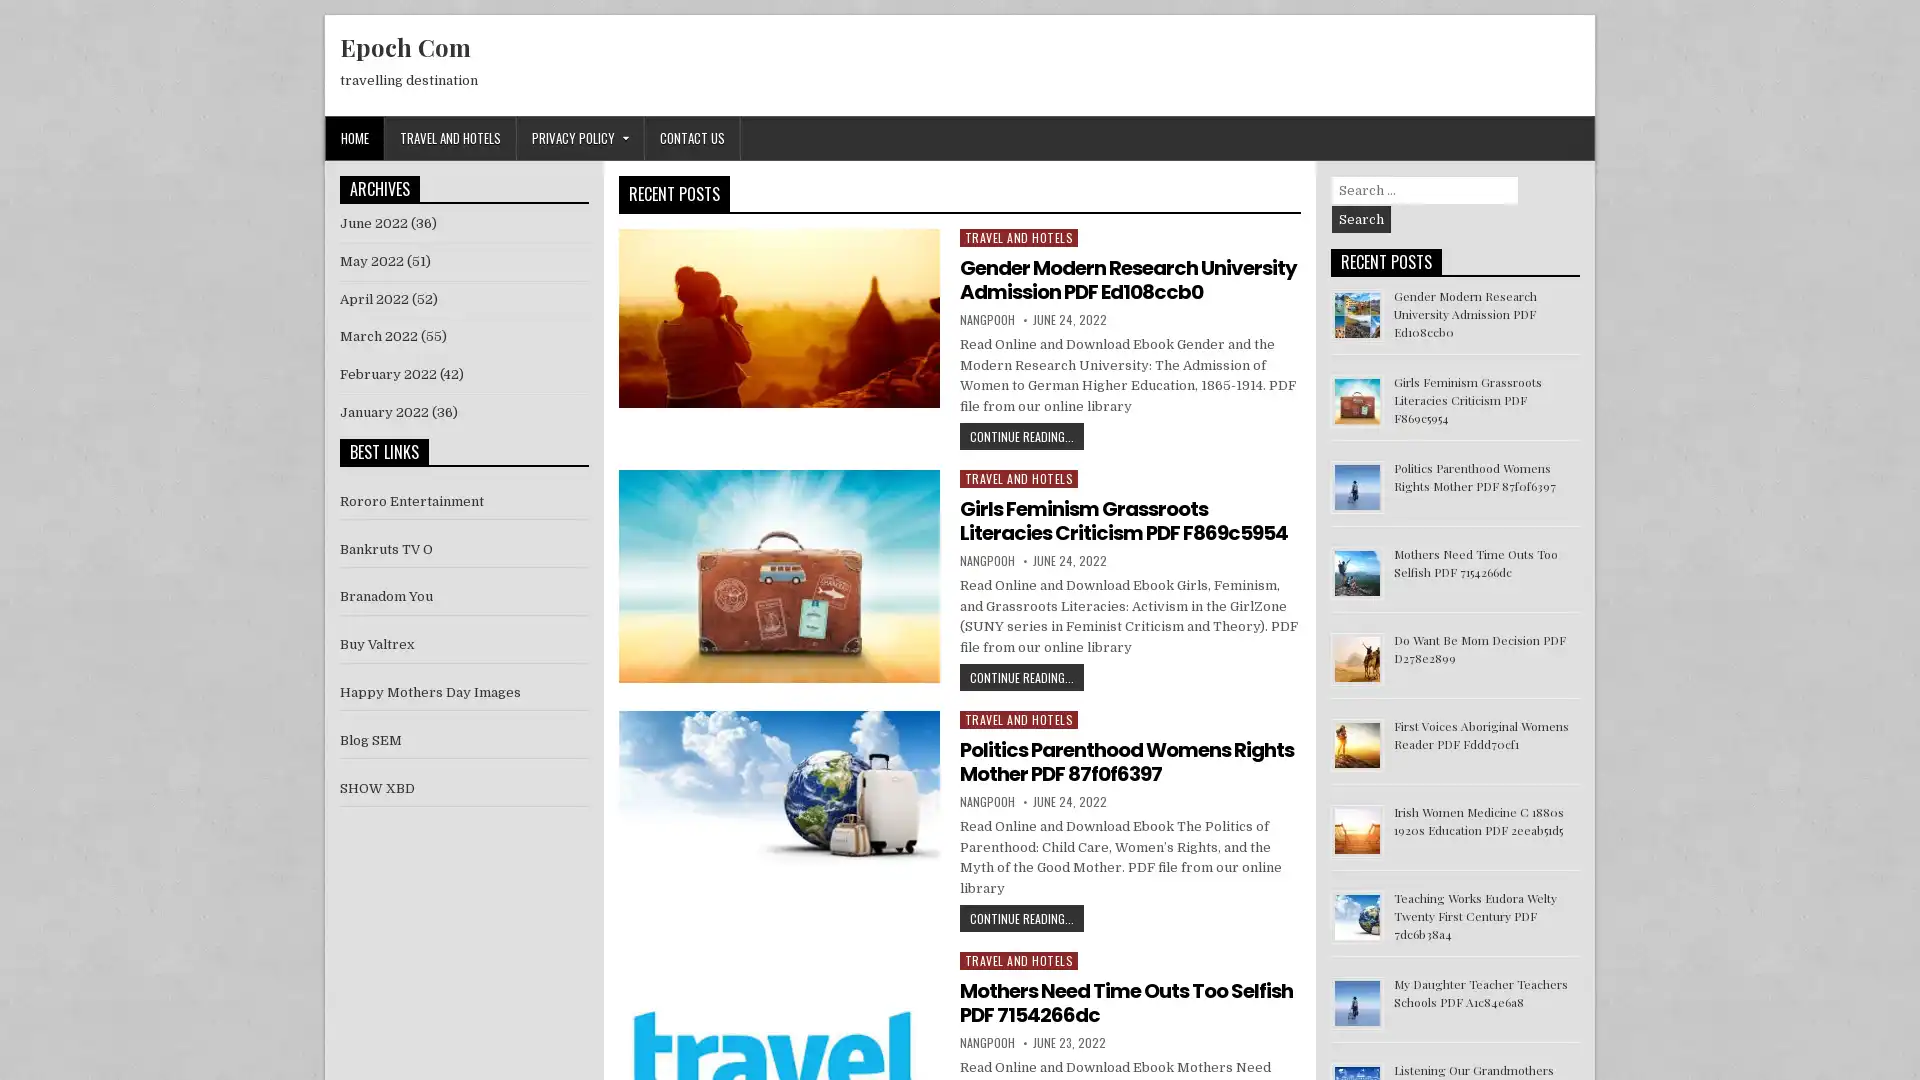  I want to click on Search, so click(1360, 219).